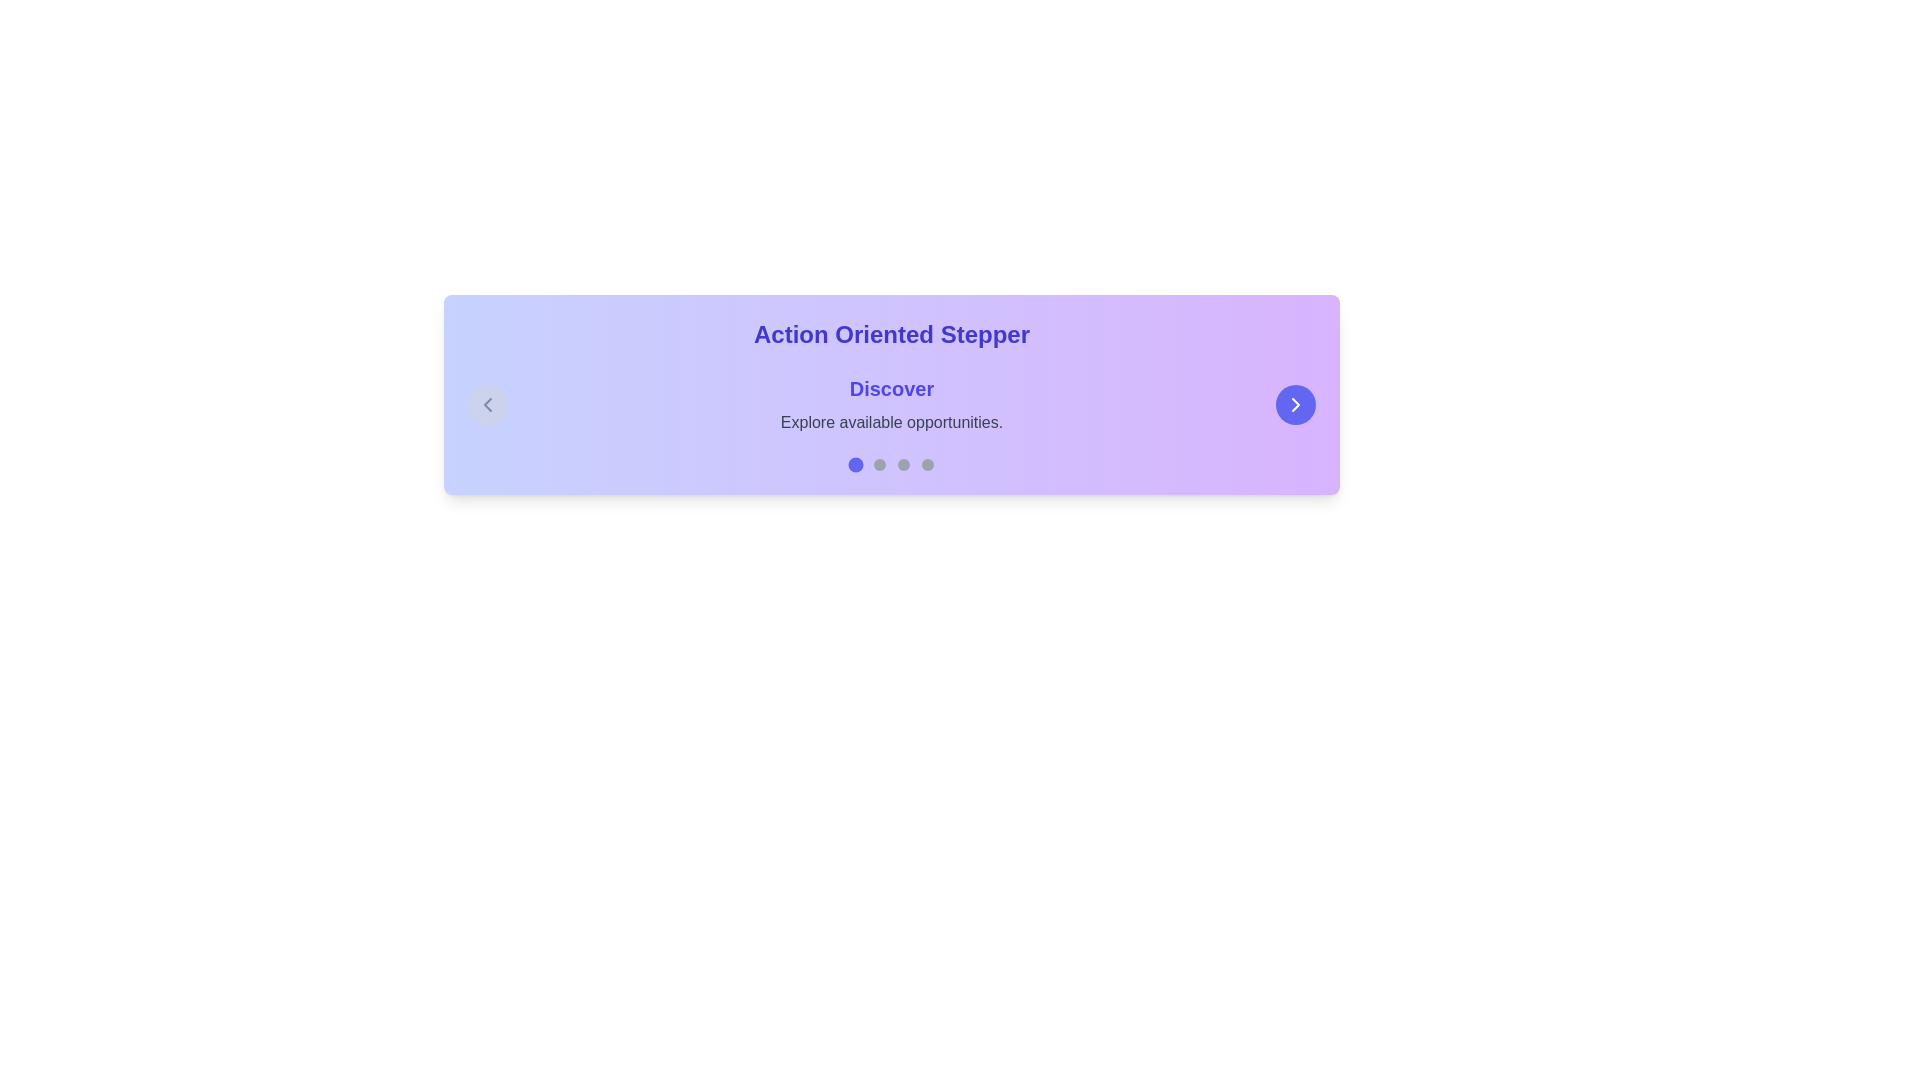  Describe the element at coordinates (891, 389) in the screenshot. I see `the bolded text element reading 'Discover' that is prominently displayed in a vibrant indigo color and centrally placed above the text 'Explore available opportunities.'` at that location.